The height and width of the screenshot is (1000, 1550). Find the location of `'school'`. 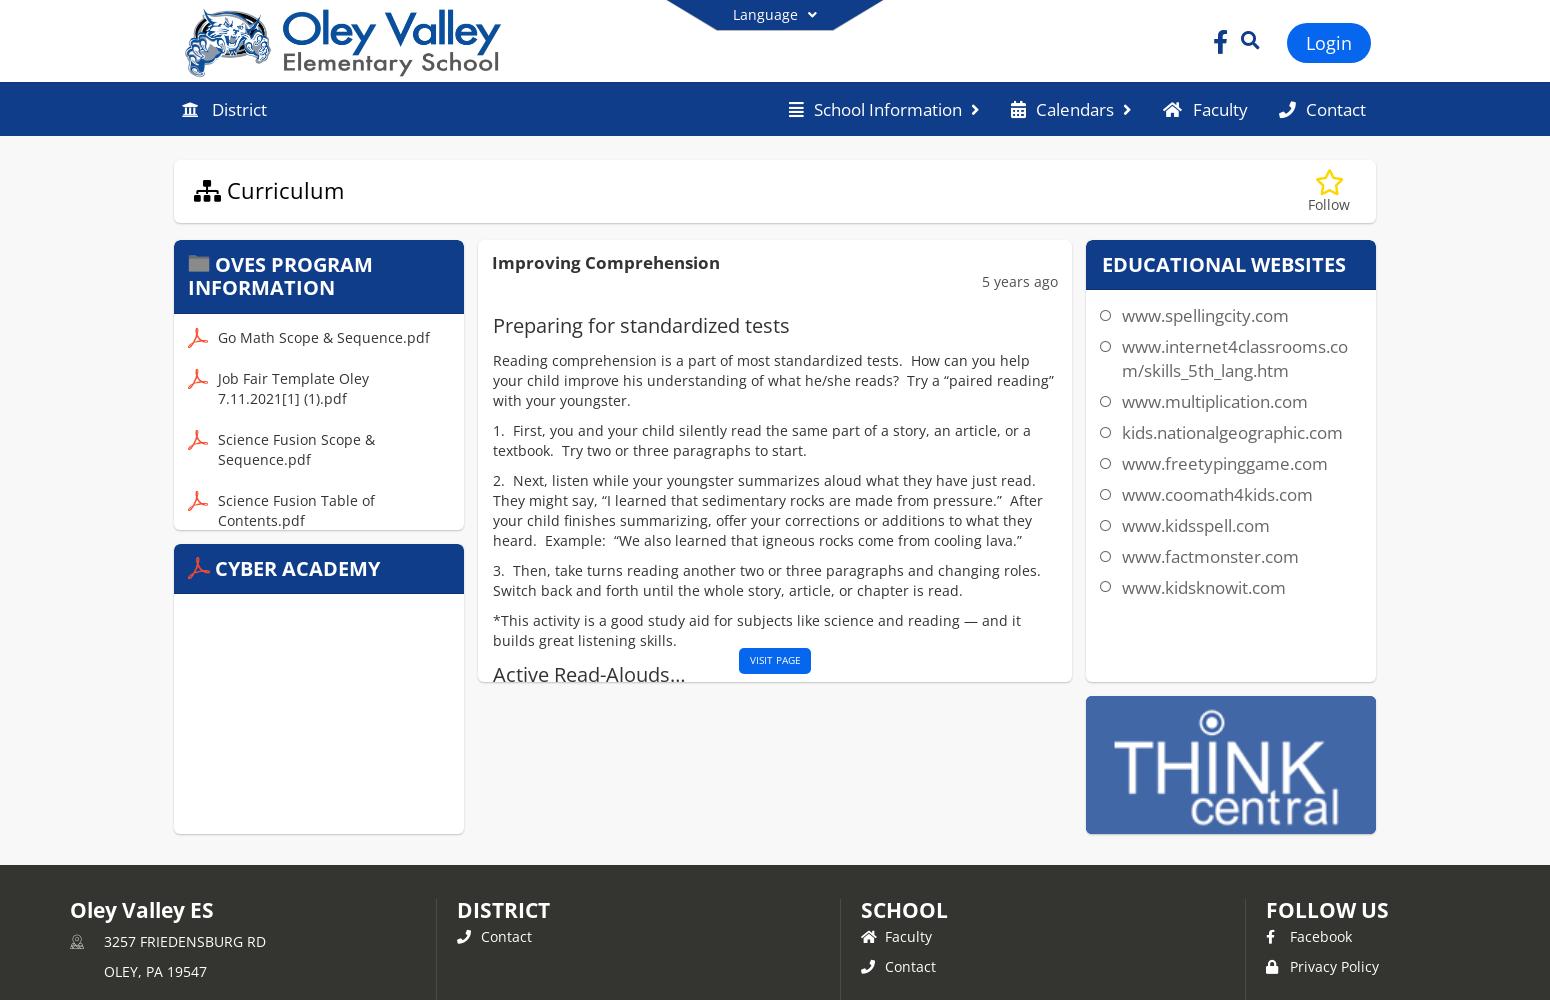

'school' is located at coordinates (904, 910).